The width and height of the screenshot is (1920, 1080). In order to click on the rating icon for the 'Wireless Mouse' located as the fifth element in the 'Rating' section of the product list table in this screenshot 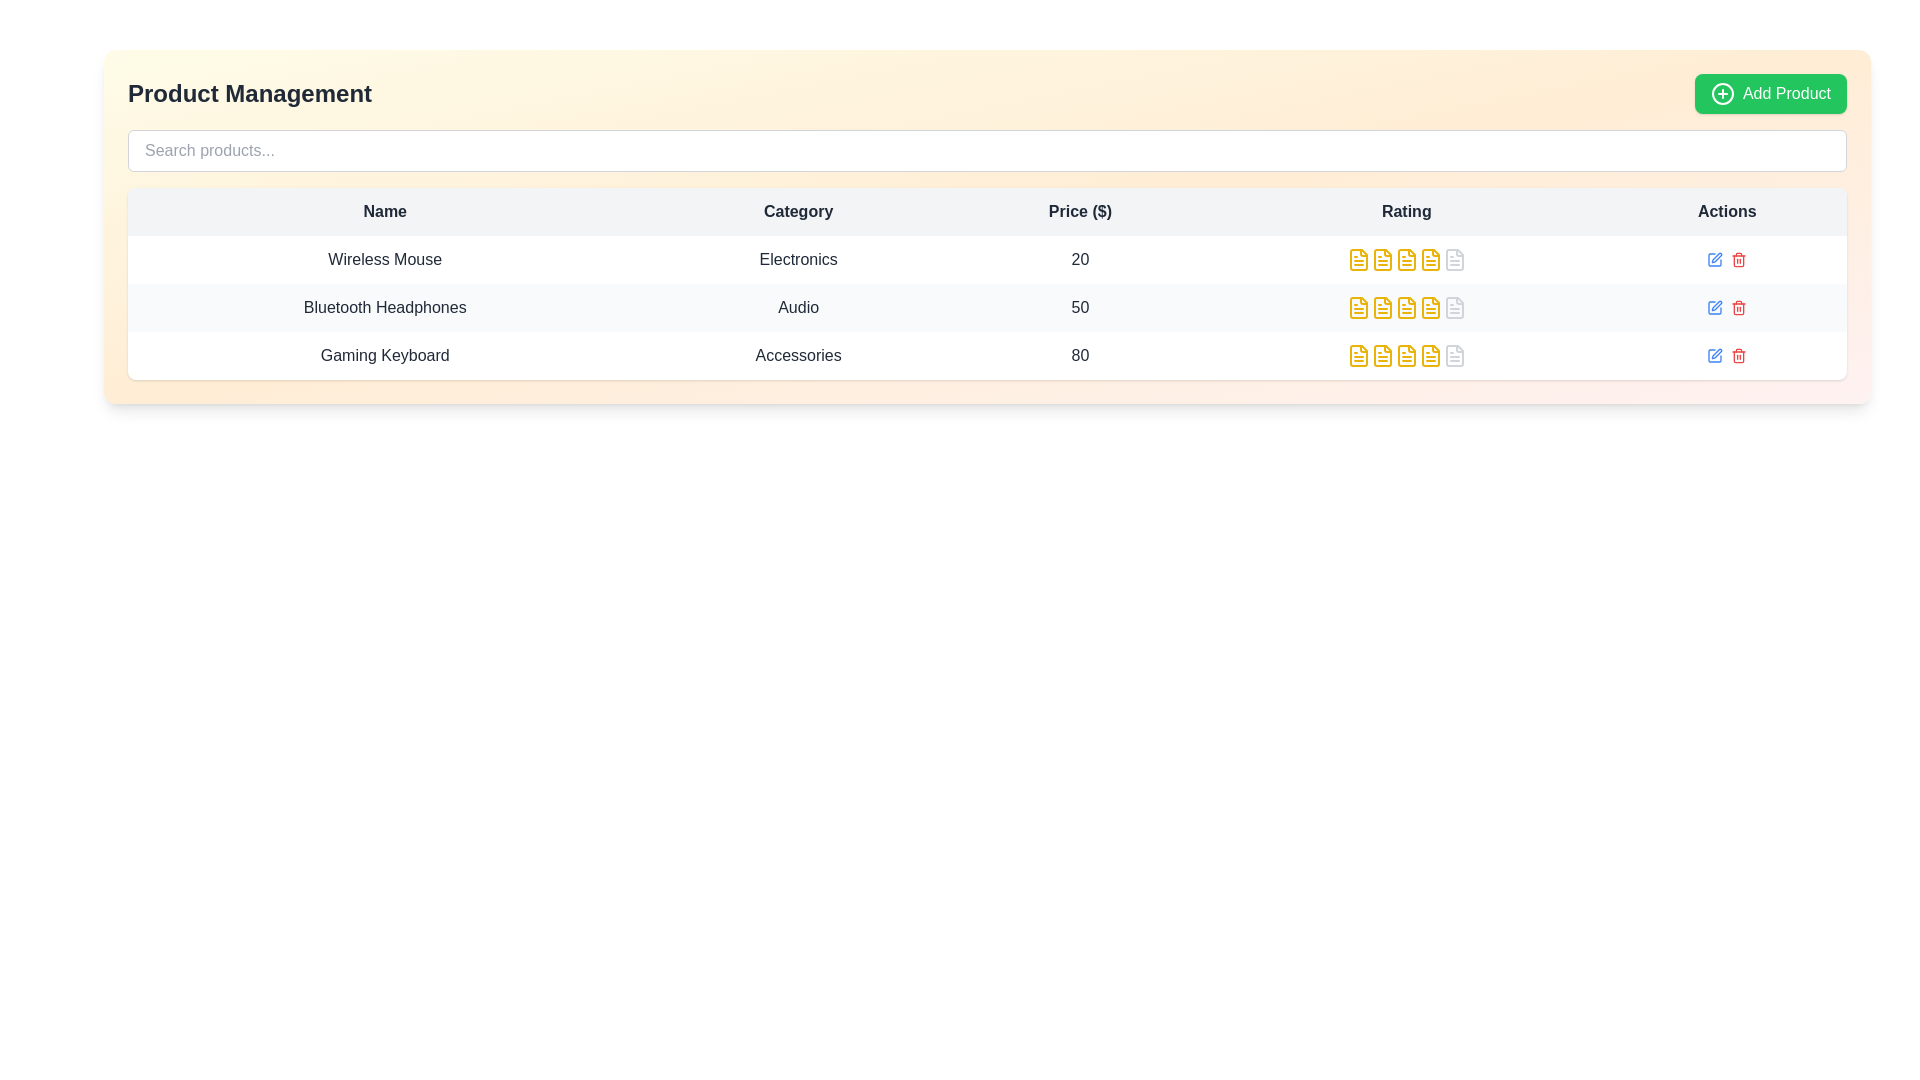, I will do `click(1454, 258)`.